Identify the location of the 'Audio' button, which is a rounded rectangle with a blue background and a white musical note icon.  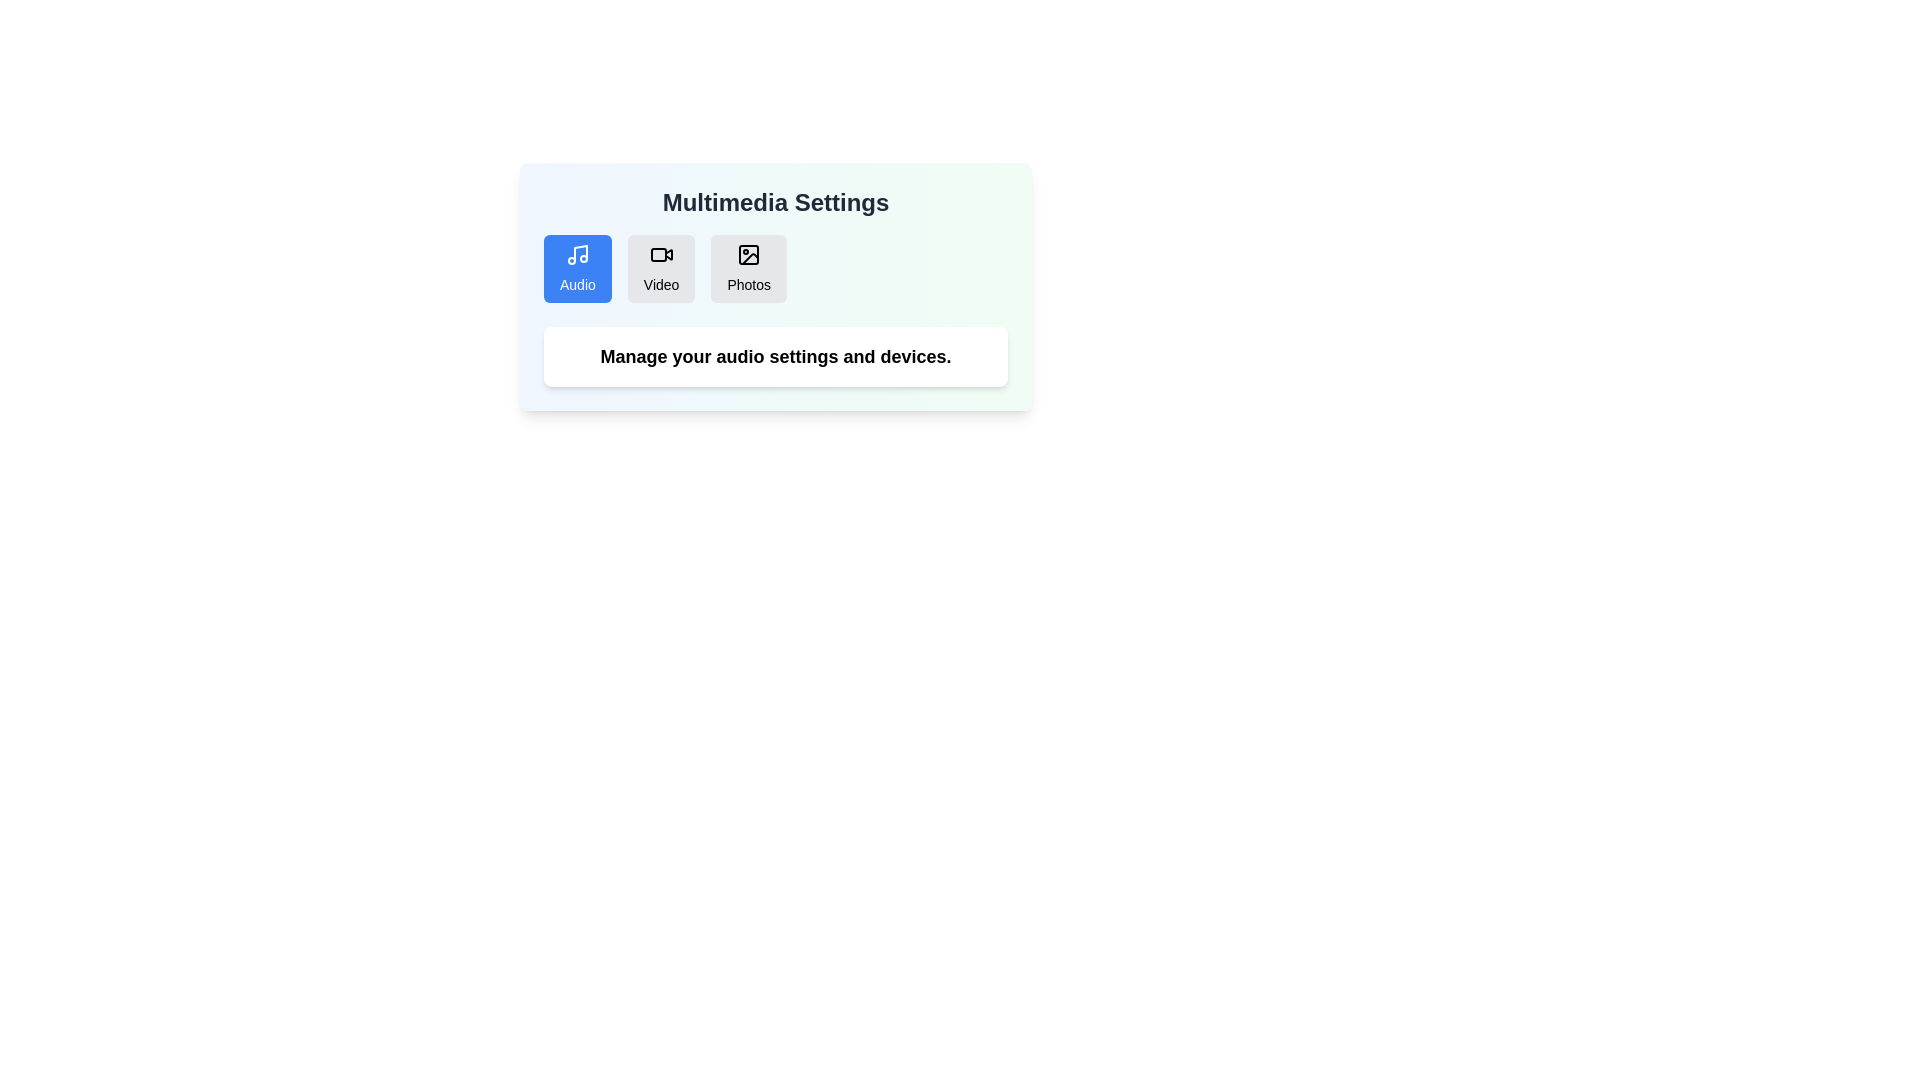
(576, 268).